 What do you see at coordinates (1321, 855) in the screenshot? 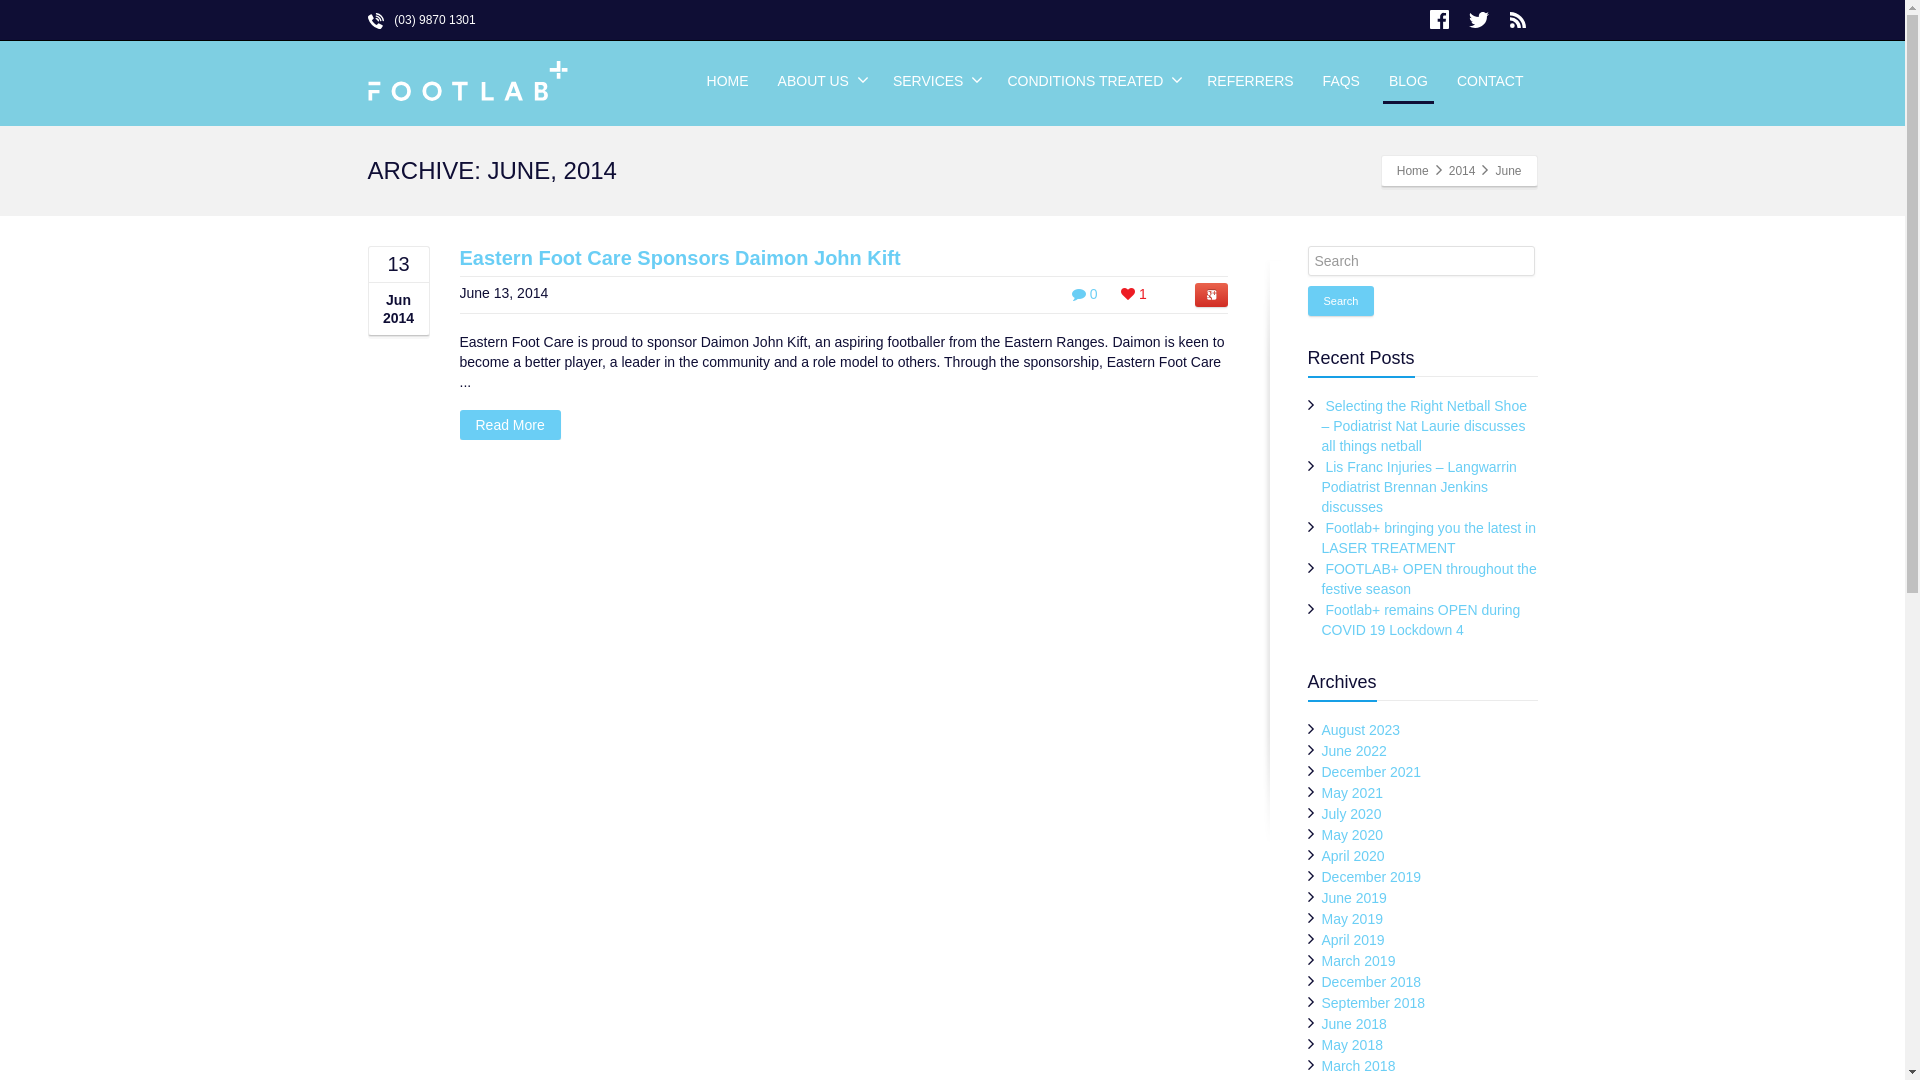
I see `'April 2020'` at bounding box center [1321, 855].